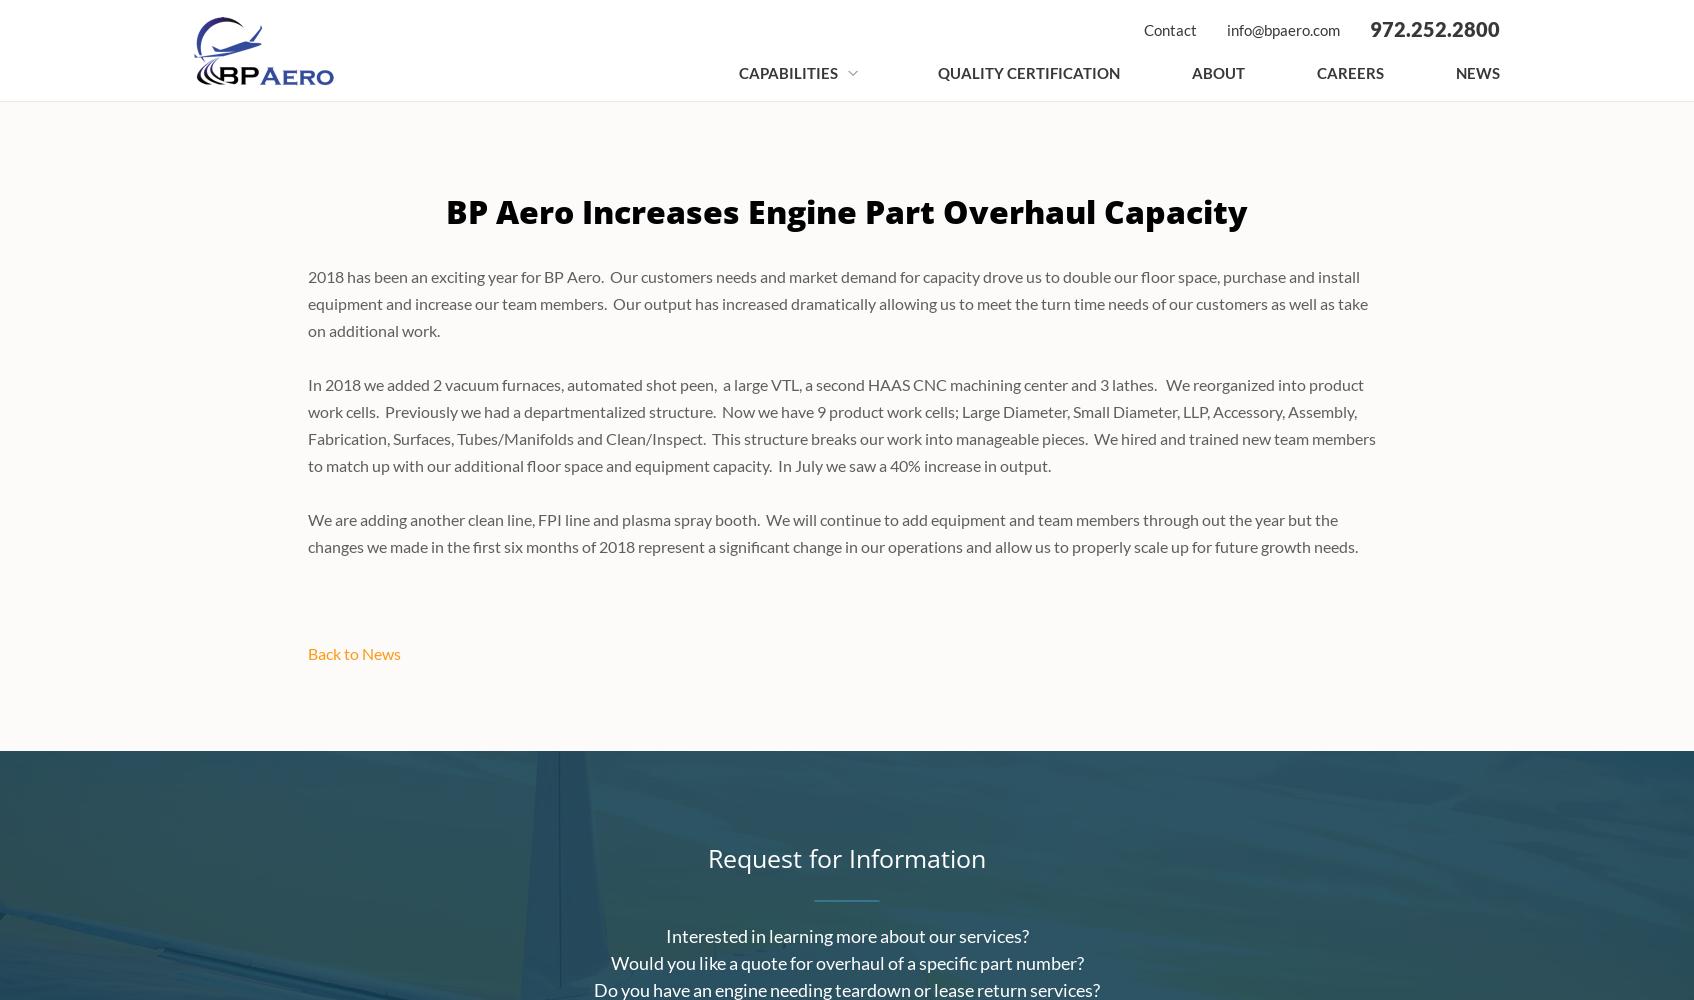  What do you see at coordinates (1217, 72) in the screenshot?
I see `'About'` at bounding box center [1217, 72].